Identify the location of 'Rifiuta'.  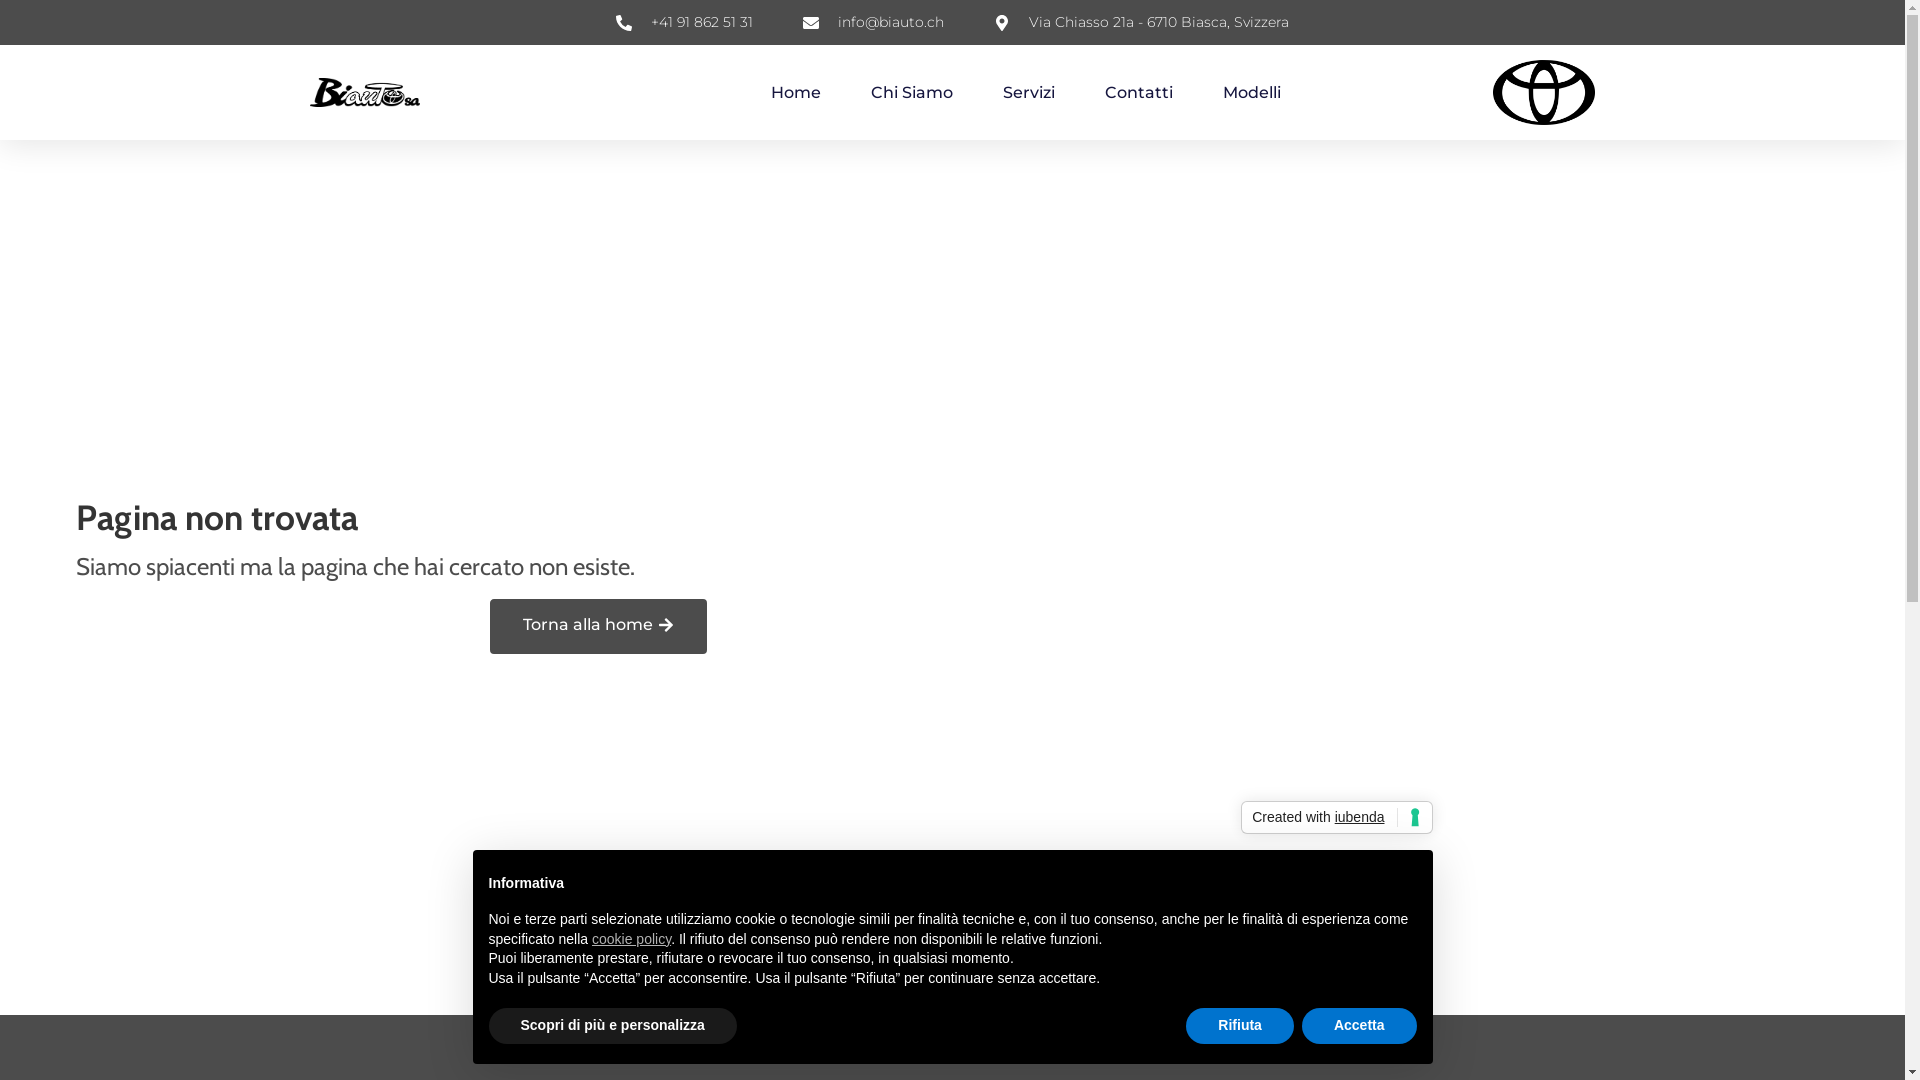
(1238, 1026).